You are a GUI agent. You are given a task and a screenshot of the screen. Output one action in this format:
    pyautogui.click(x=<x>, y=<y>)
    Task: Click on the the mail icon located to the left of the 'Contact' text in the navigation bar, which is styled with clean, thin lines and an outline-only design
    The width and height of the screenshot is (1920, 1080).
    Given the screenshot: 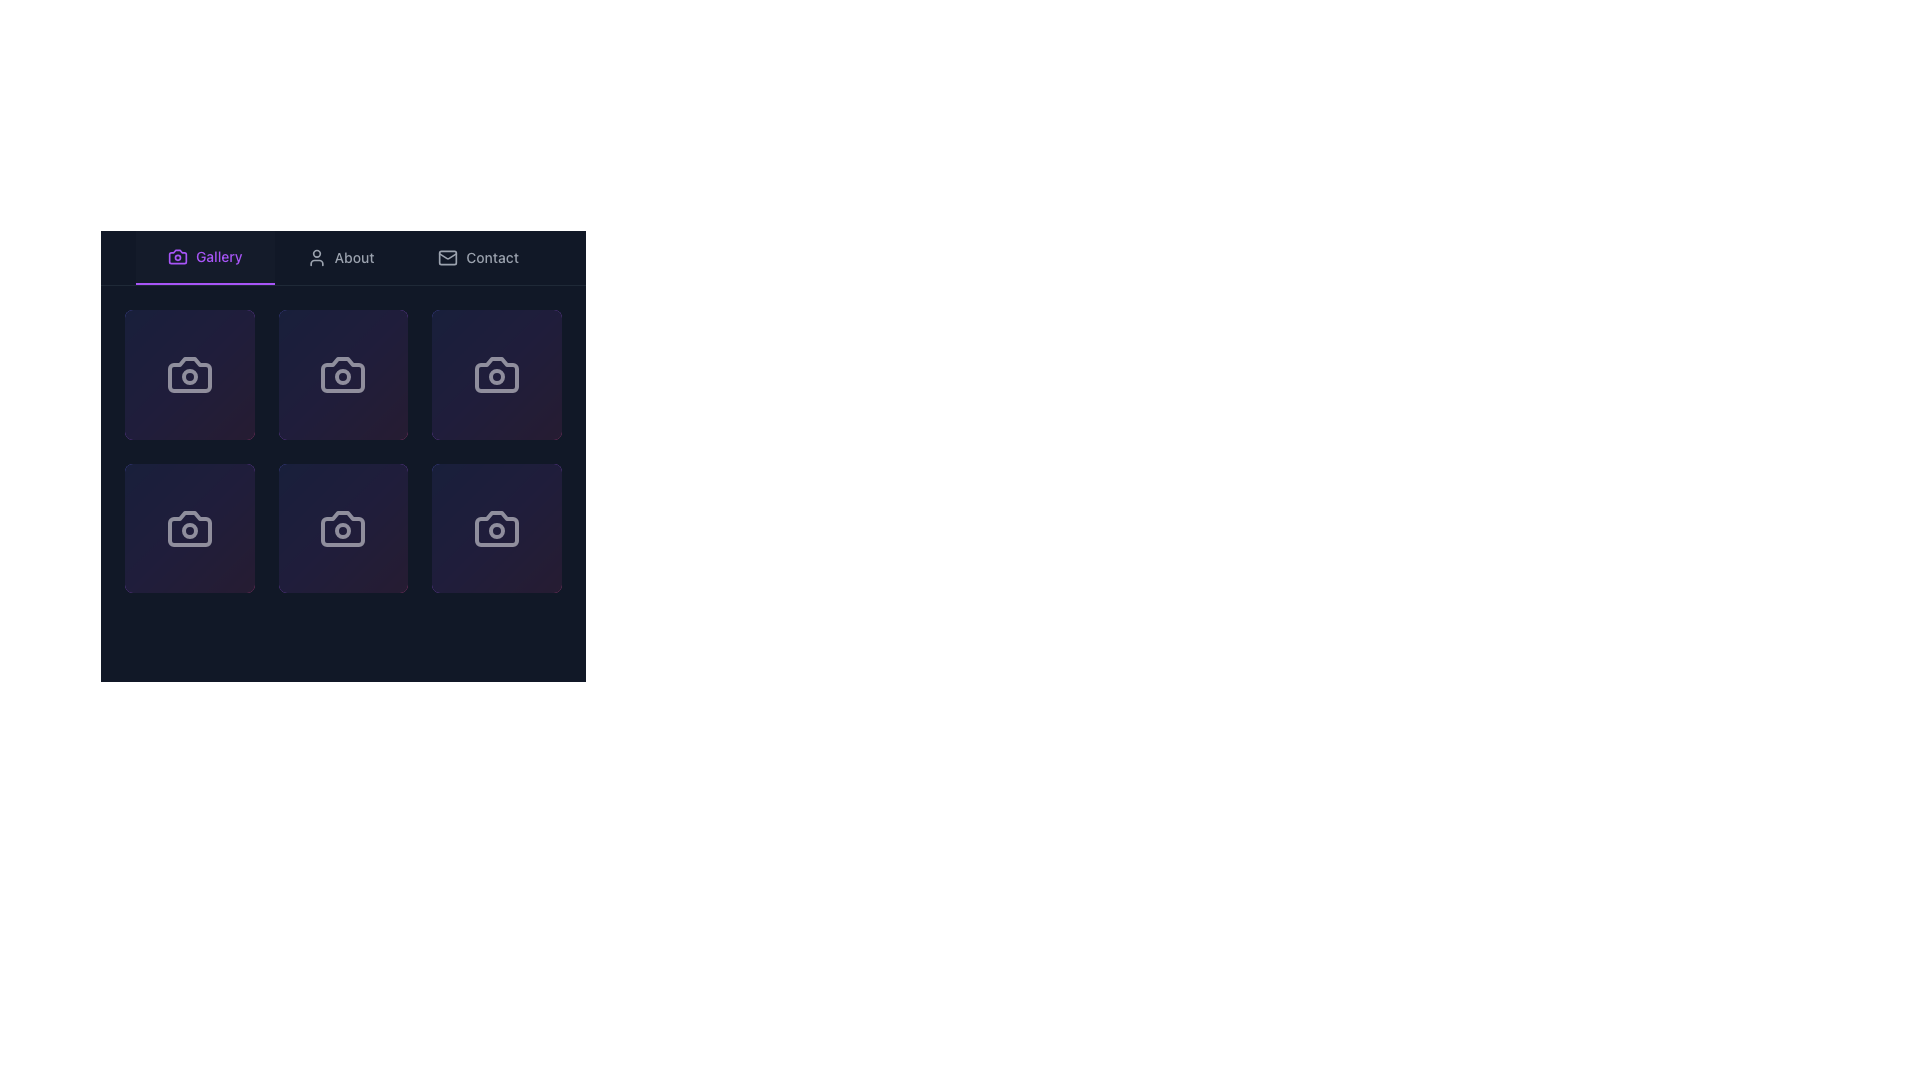 What is the action you would take?
    pyautogui.click(x=447, y=257)
    